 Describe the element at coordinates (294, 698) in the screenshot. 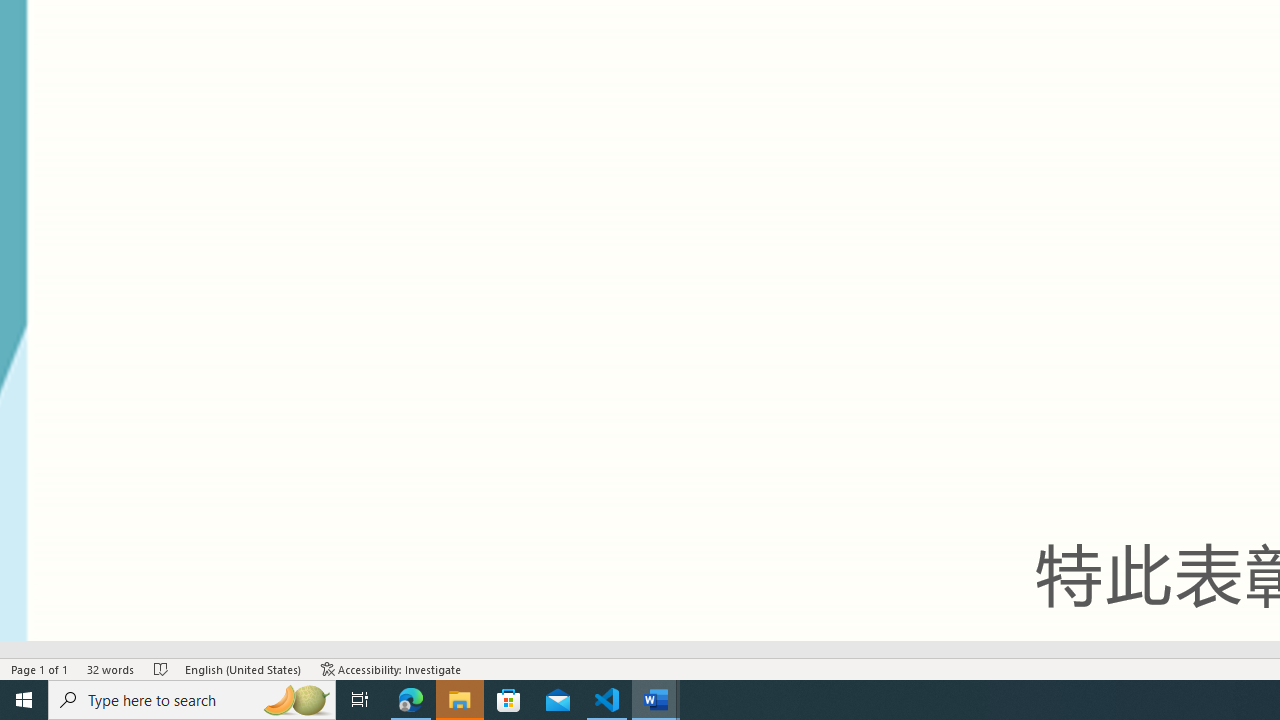

I see `'Search highlights icon opens search home window'` at that location.